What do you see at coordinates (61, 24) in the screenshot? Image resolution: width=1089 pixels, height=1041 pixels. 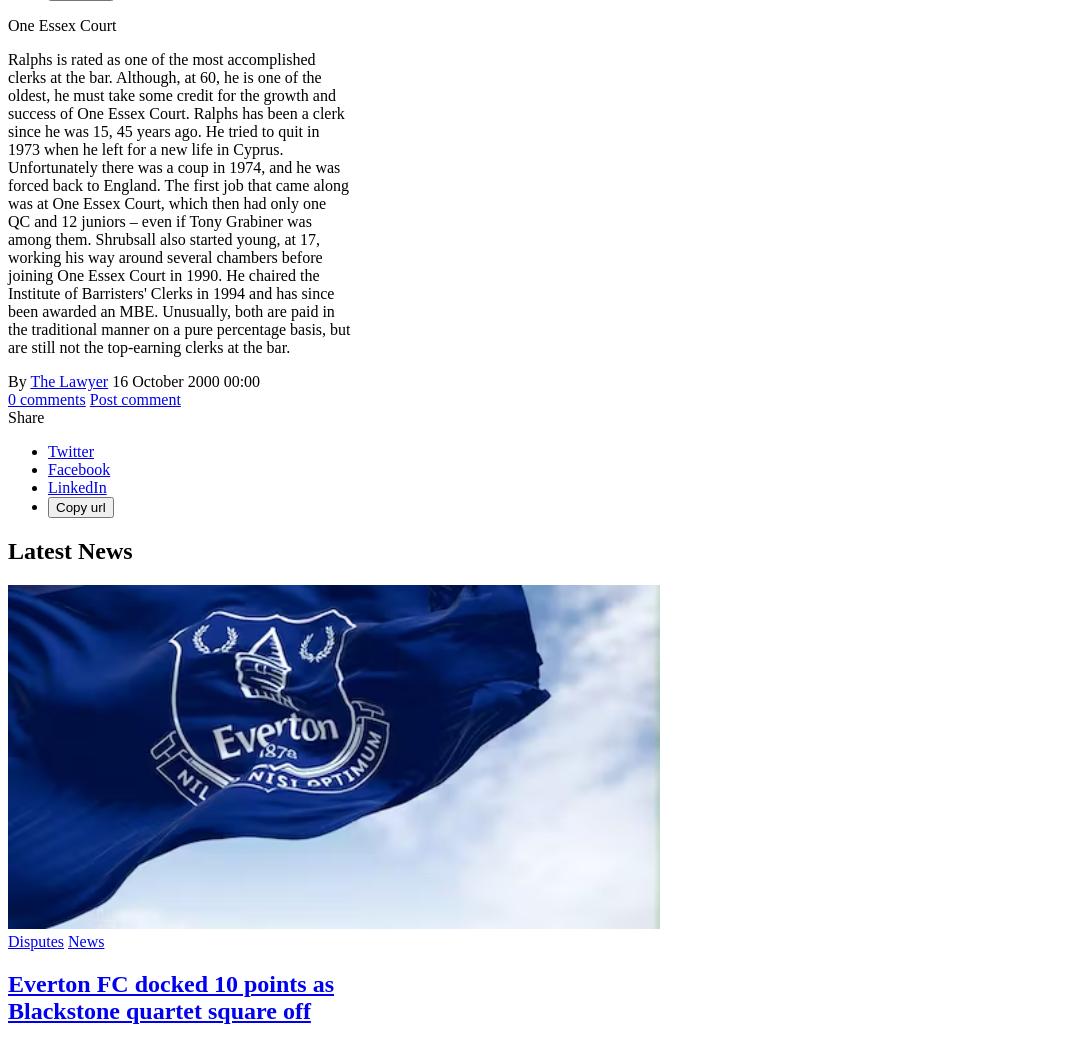 I see `'One Essex Court'` at bounding box center [61, 24].